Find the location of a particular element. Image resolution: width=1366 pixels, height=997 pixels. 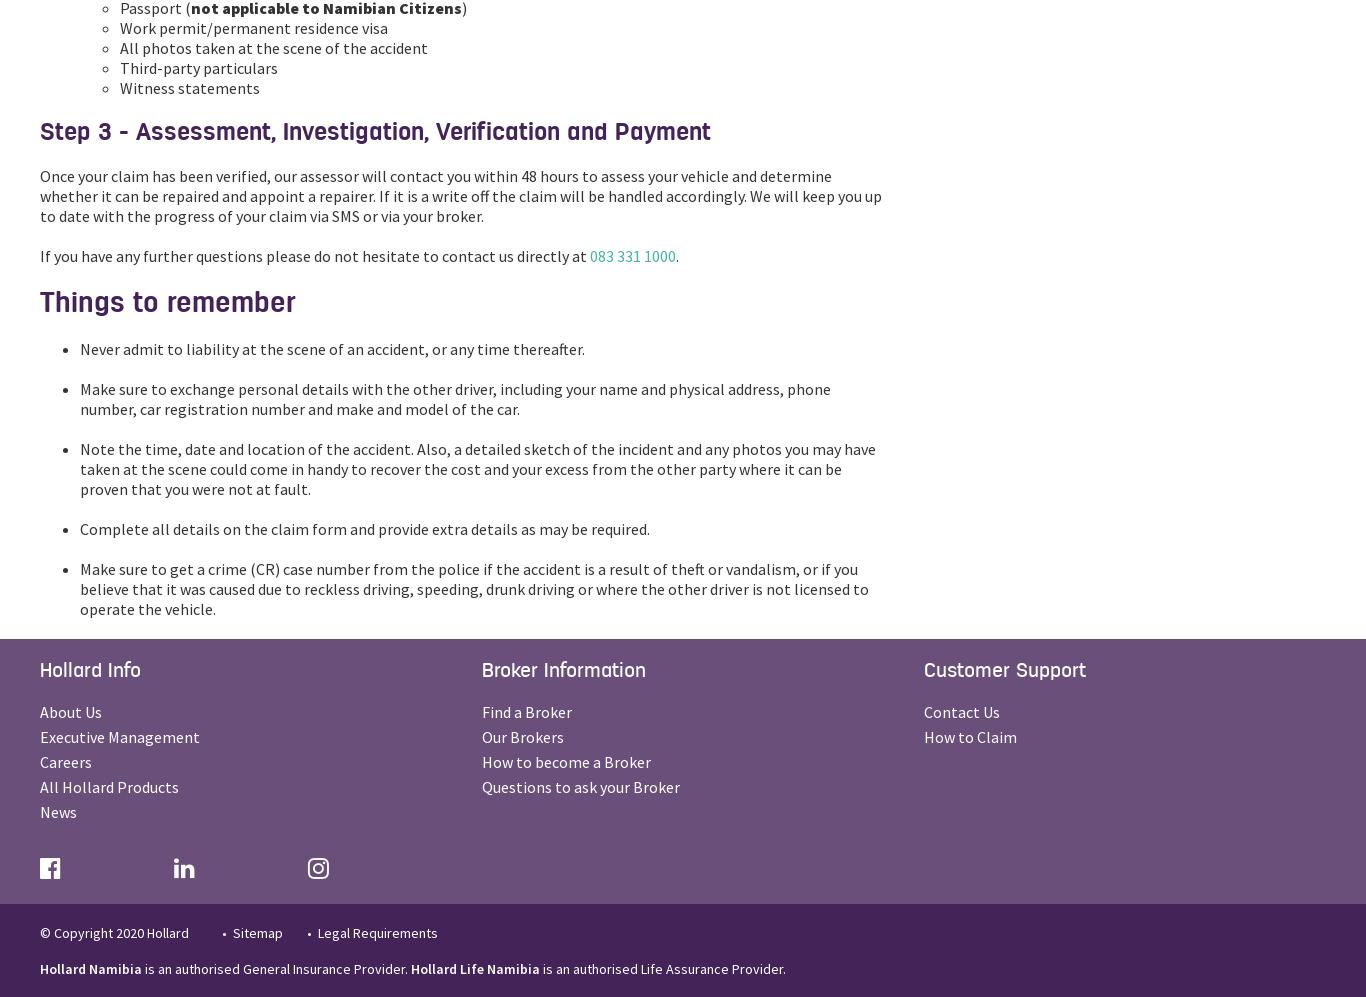

'Complete all details on the claim form and provide extra details as may be required.' is located at coordinates (363, 528).